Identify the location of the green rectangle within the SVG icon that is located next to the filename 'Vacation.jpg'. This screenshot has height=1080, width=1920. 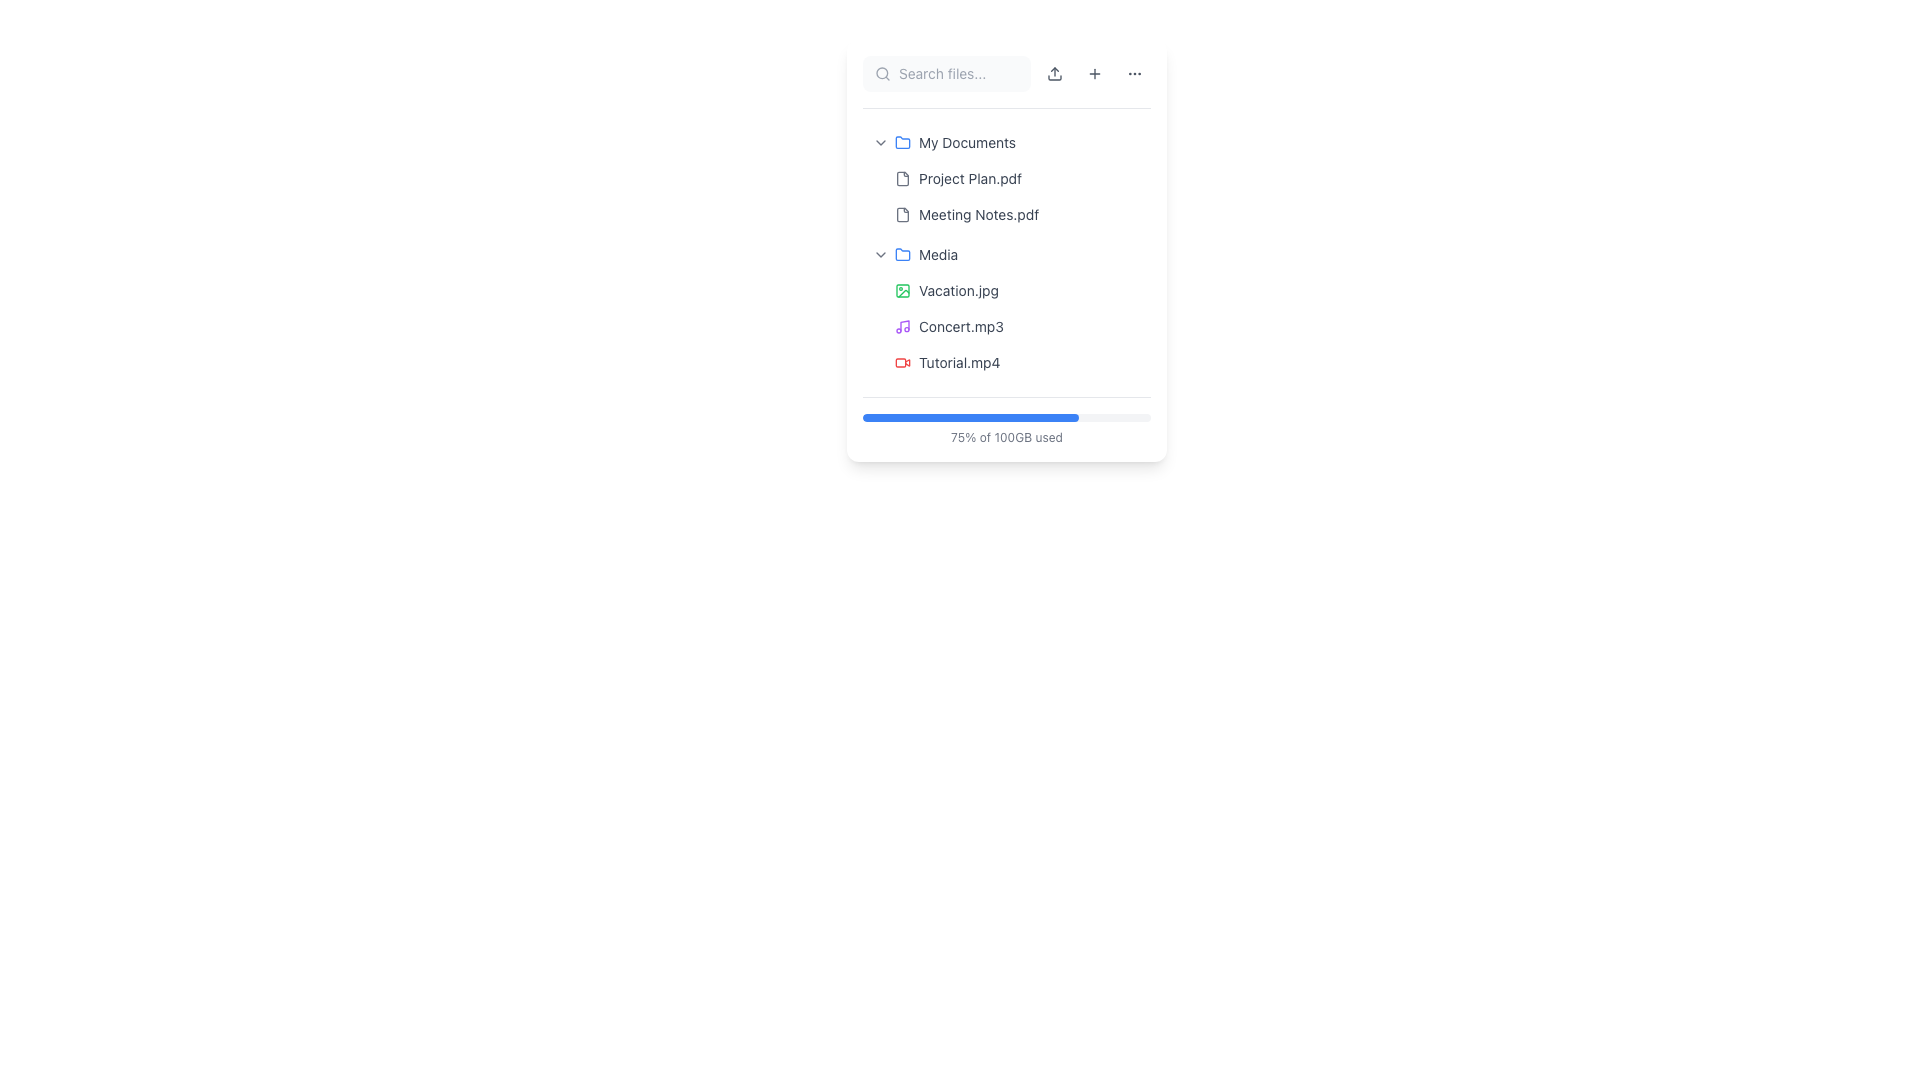
(901, 290).